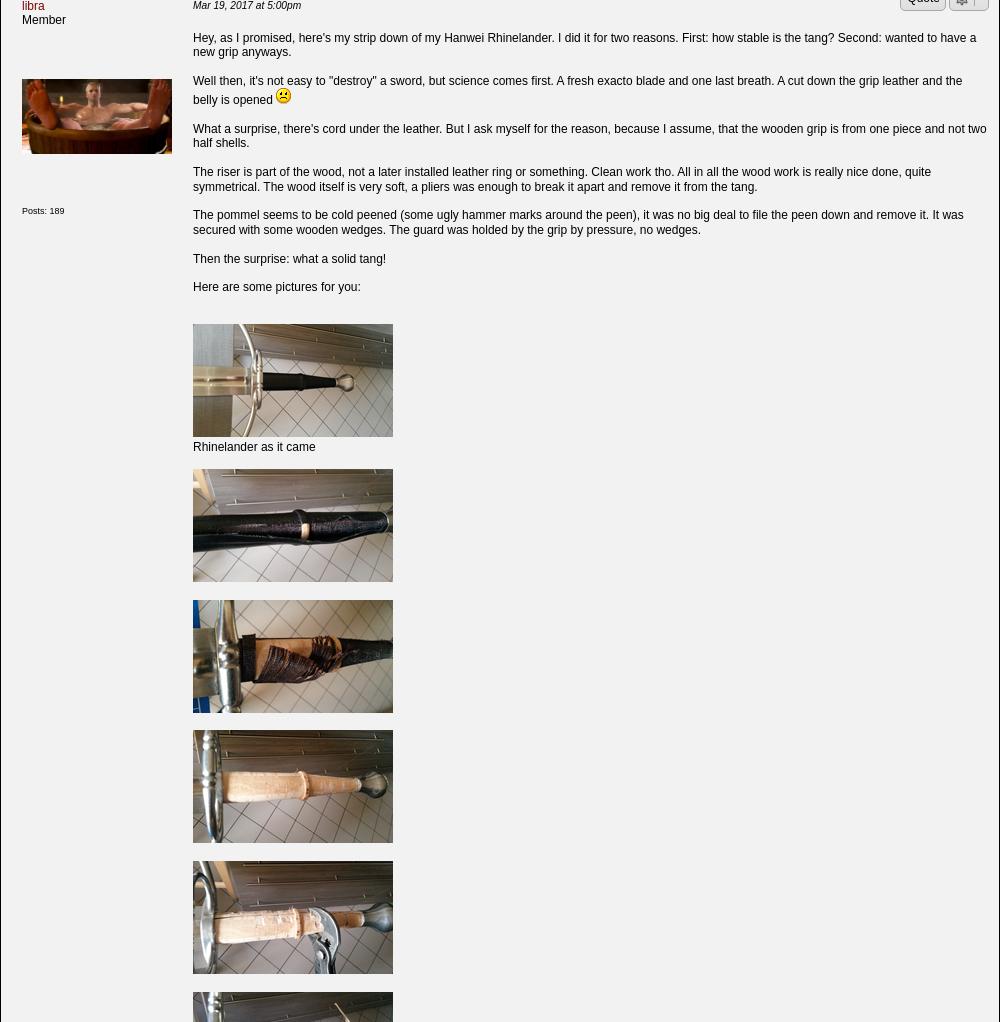 Image resolution: width=1000 pixels, height=1022 pixels. Describe the element at coordinates (254, 445) in the screenshot. I see `'Rhinelander as it came'` at that location.